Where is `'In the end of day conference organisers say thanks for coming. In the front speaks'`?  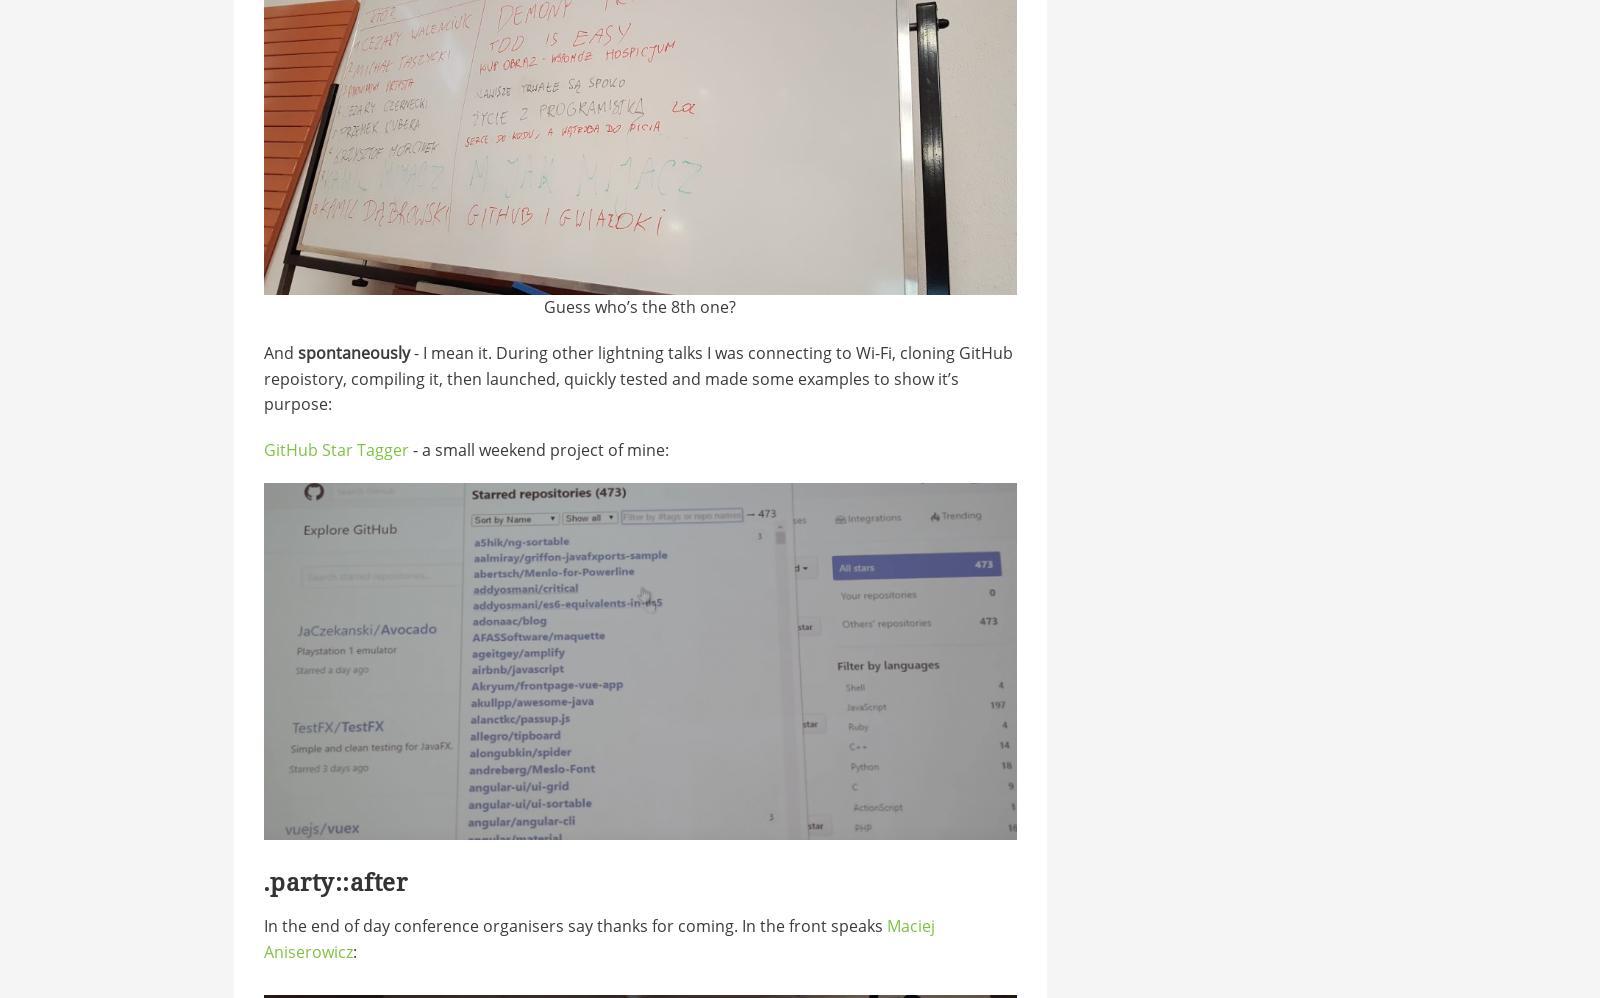 'In the end of day conference organisers say thanks for coming. In the front speaks' is located at coordinates (573, 926).